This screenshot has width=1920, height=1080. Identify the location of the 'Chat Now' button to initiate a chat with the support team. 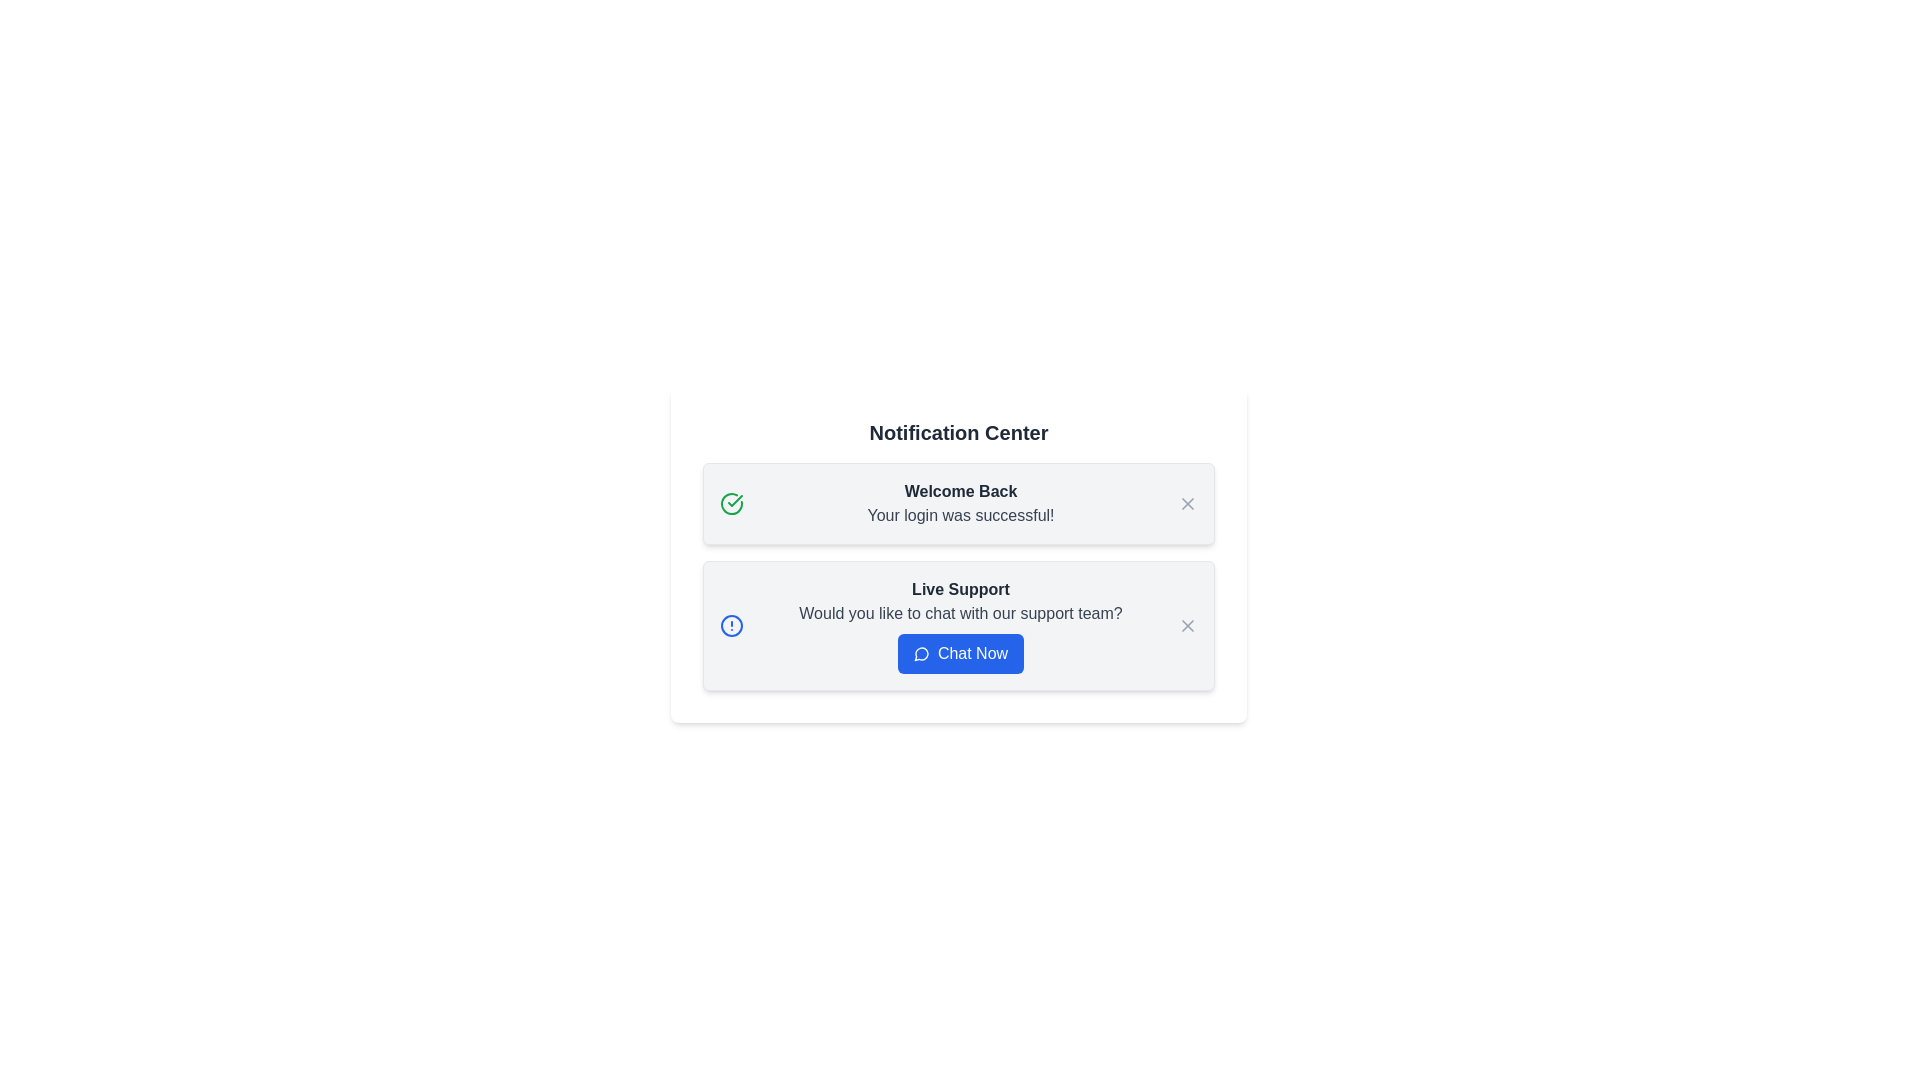
(960, 654).